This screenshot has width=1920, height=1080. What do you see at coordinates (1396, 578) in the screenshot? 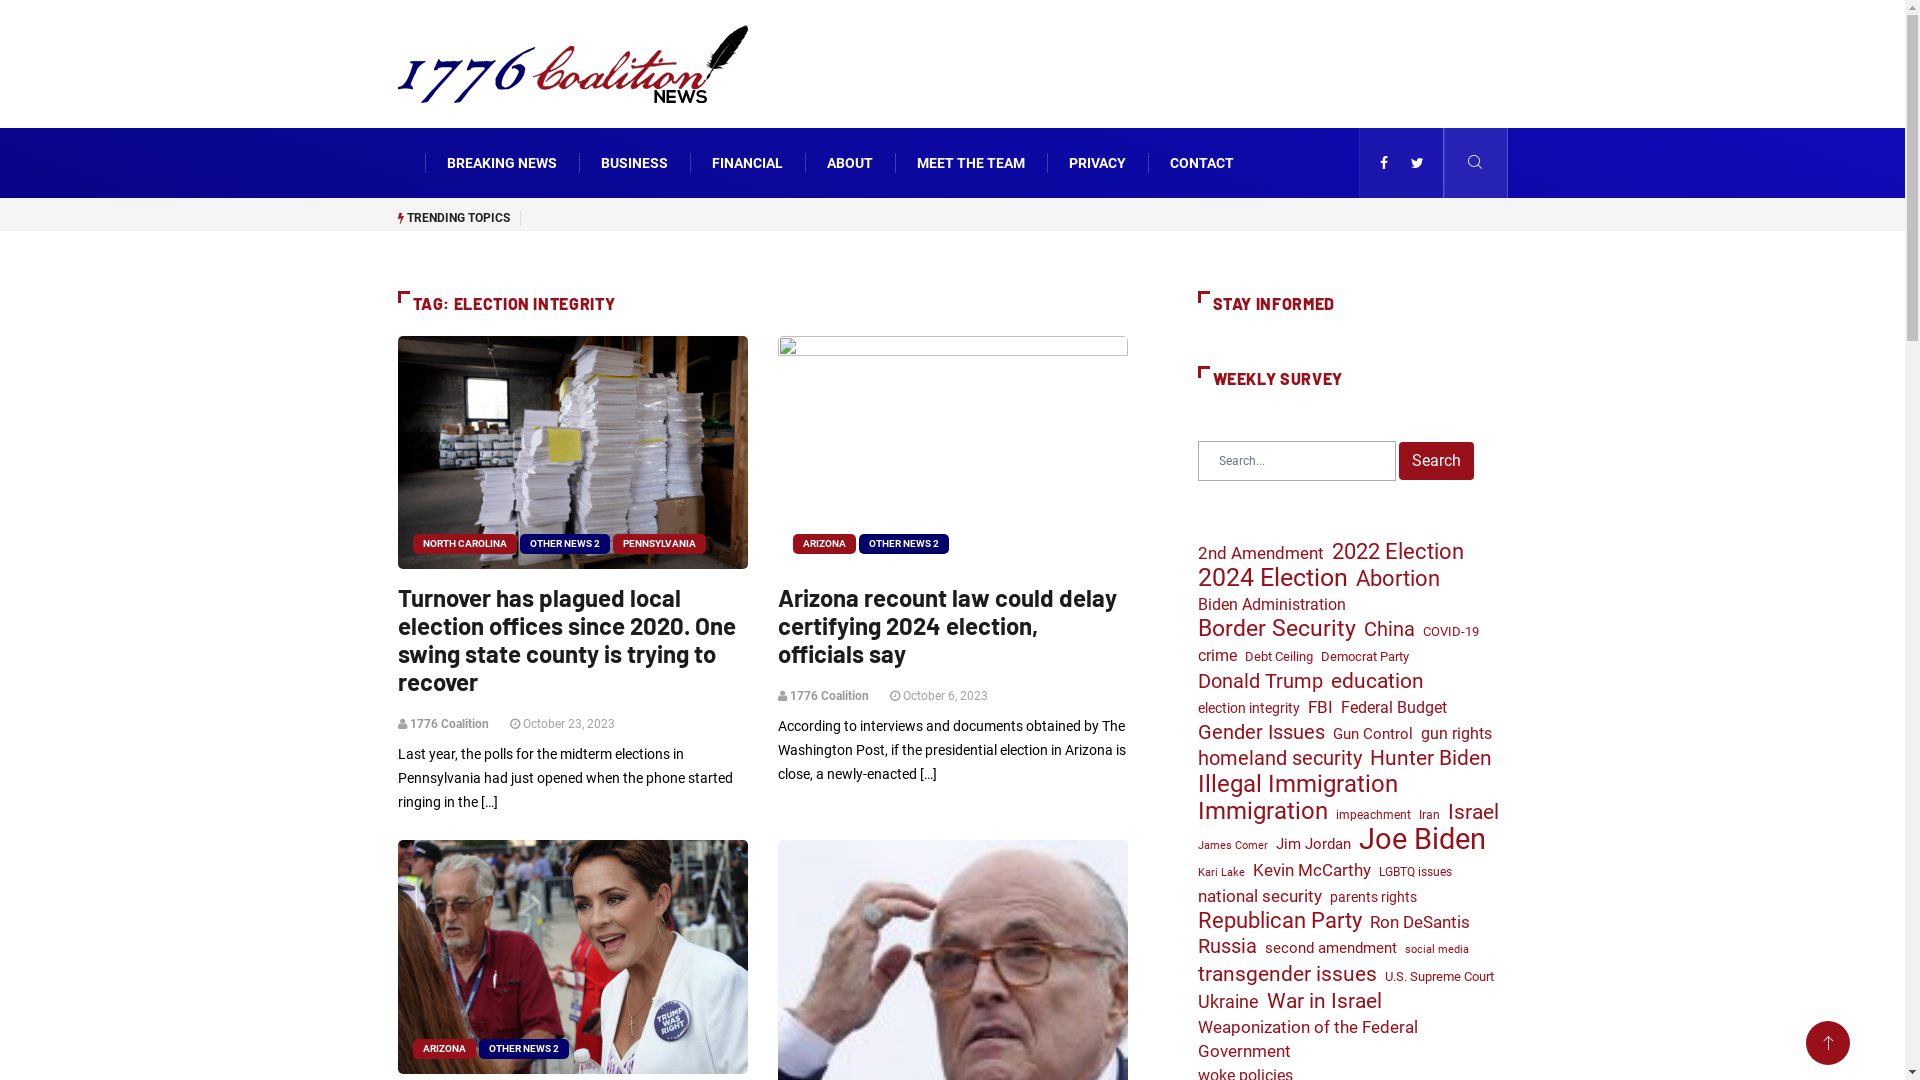
I see `'Abortion'` at bounding box center [1396, 578].